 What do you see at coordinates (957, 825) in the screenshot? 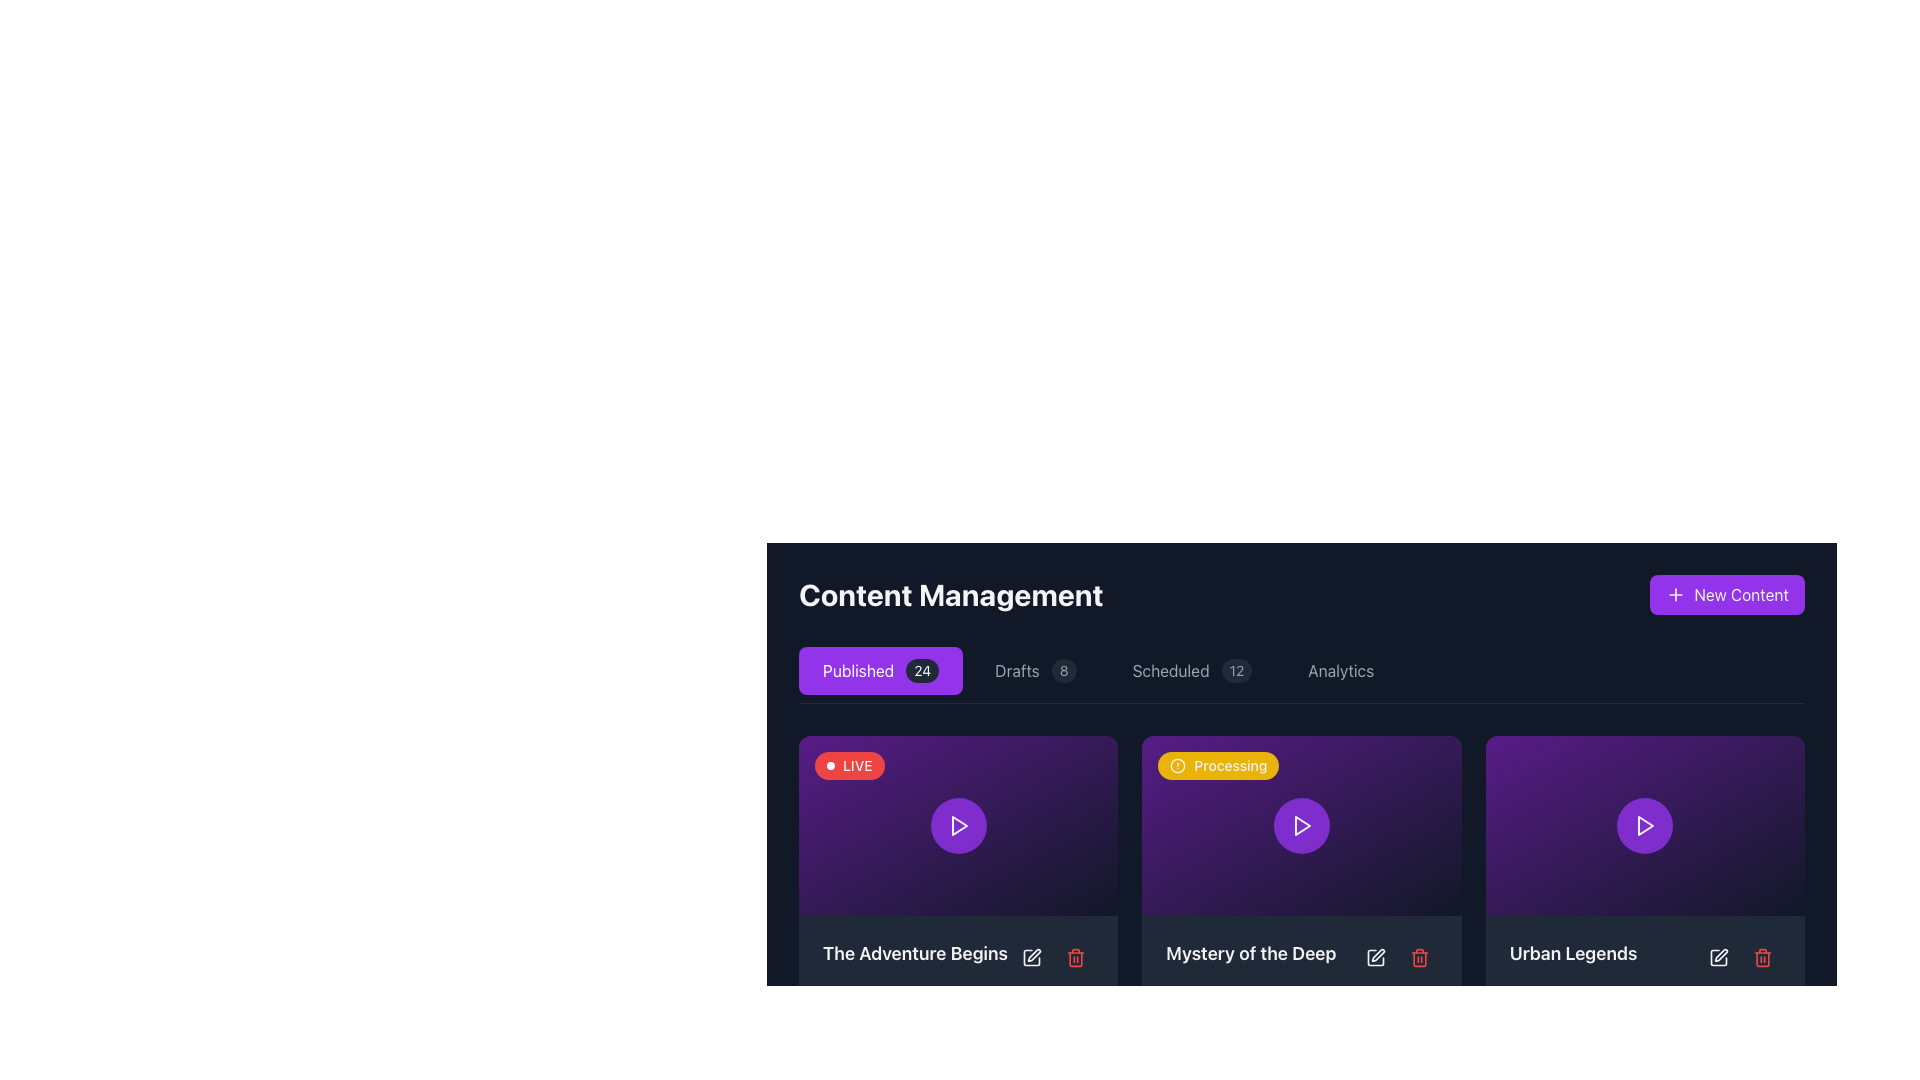
I see `the play icon within the purple circular button located in the leftmost card of the second row to initiate playback of the media content` at bounding box center [957, 825].